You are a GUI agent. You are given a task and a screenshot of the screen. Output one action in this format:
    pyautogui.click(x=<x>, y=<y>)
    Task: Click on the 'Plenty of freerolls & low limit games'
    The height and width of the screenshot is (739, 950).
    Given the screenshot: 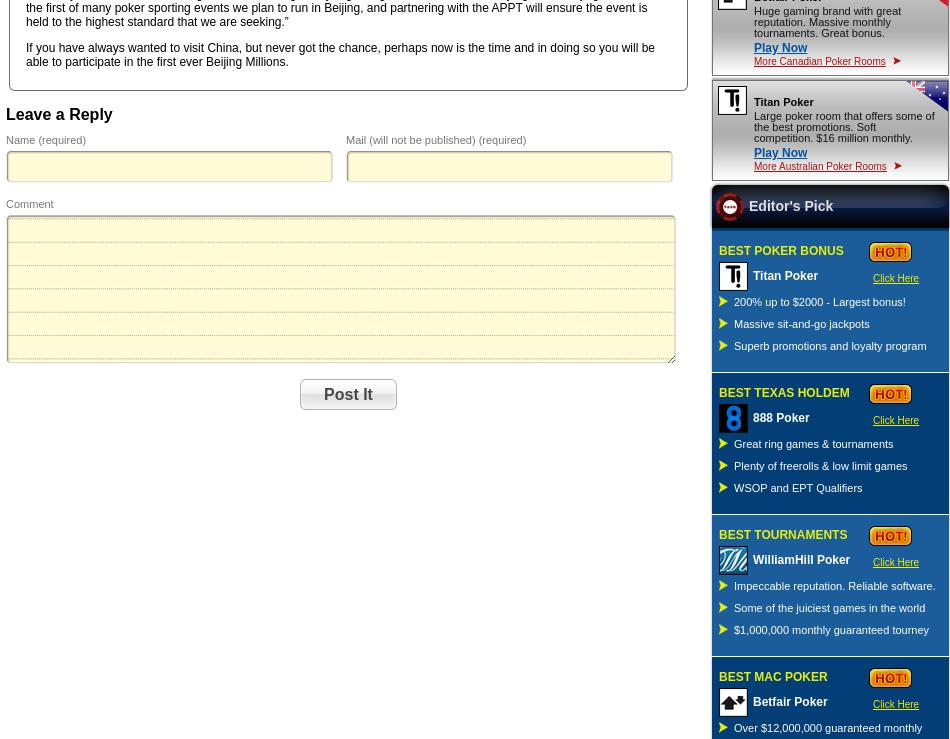 What is the action you would take?
    pyautogui.click(x=819, y=464)
    